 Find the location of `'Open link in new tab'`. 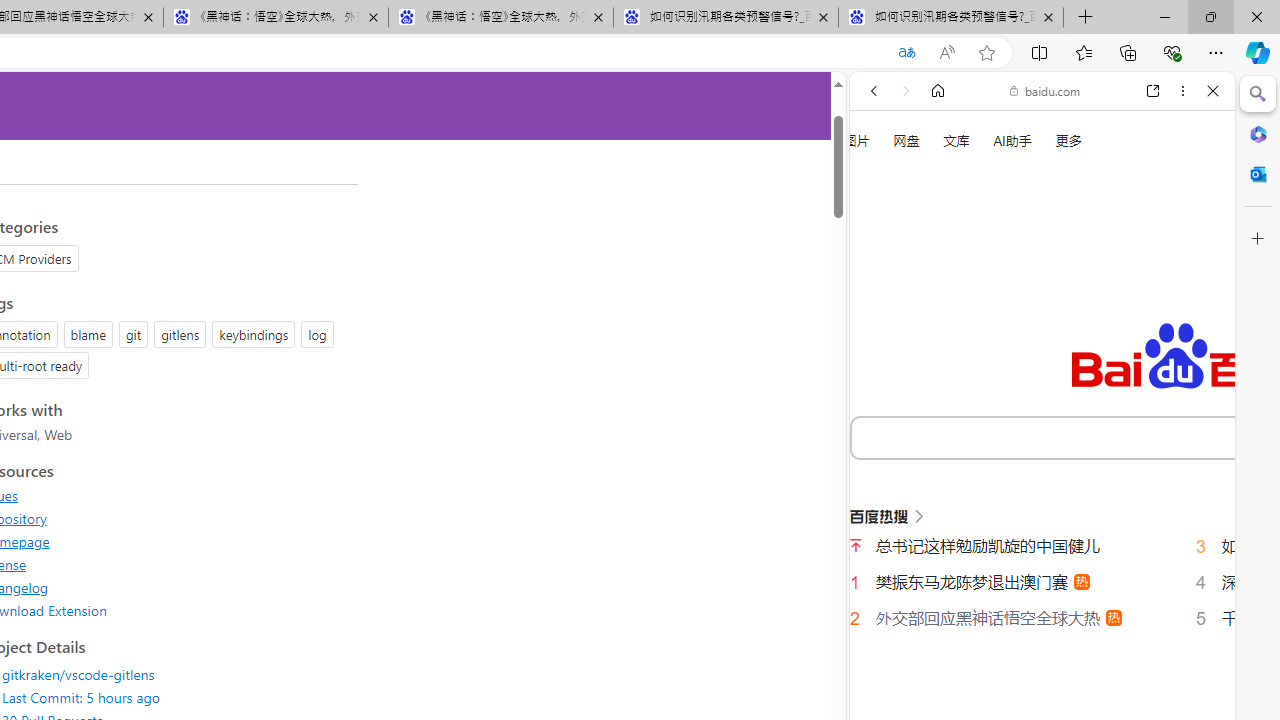

'Open link in new tab' is located at coordinates (1153, 91).